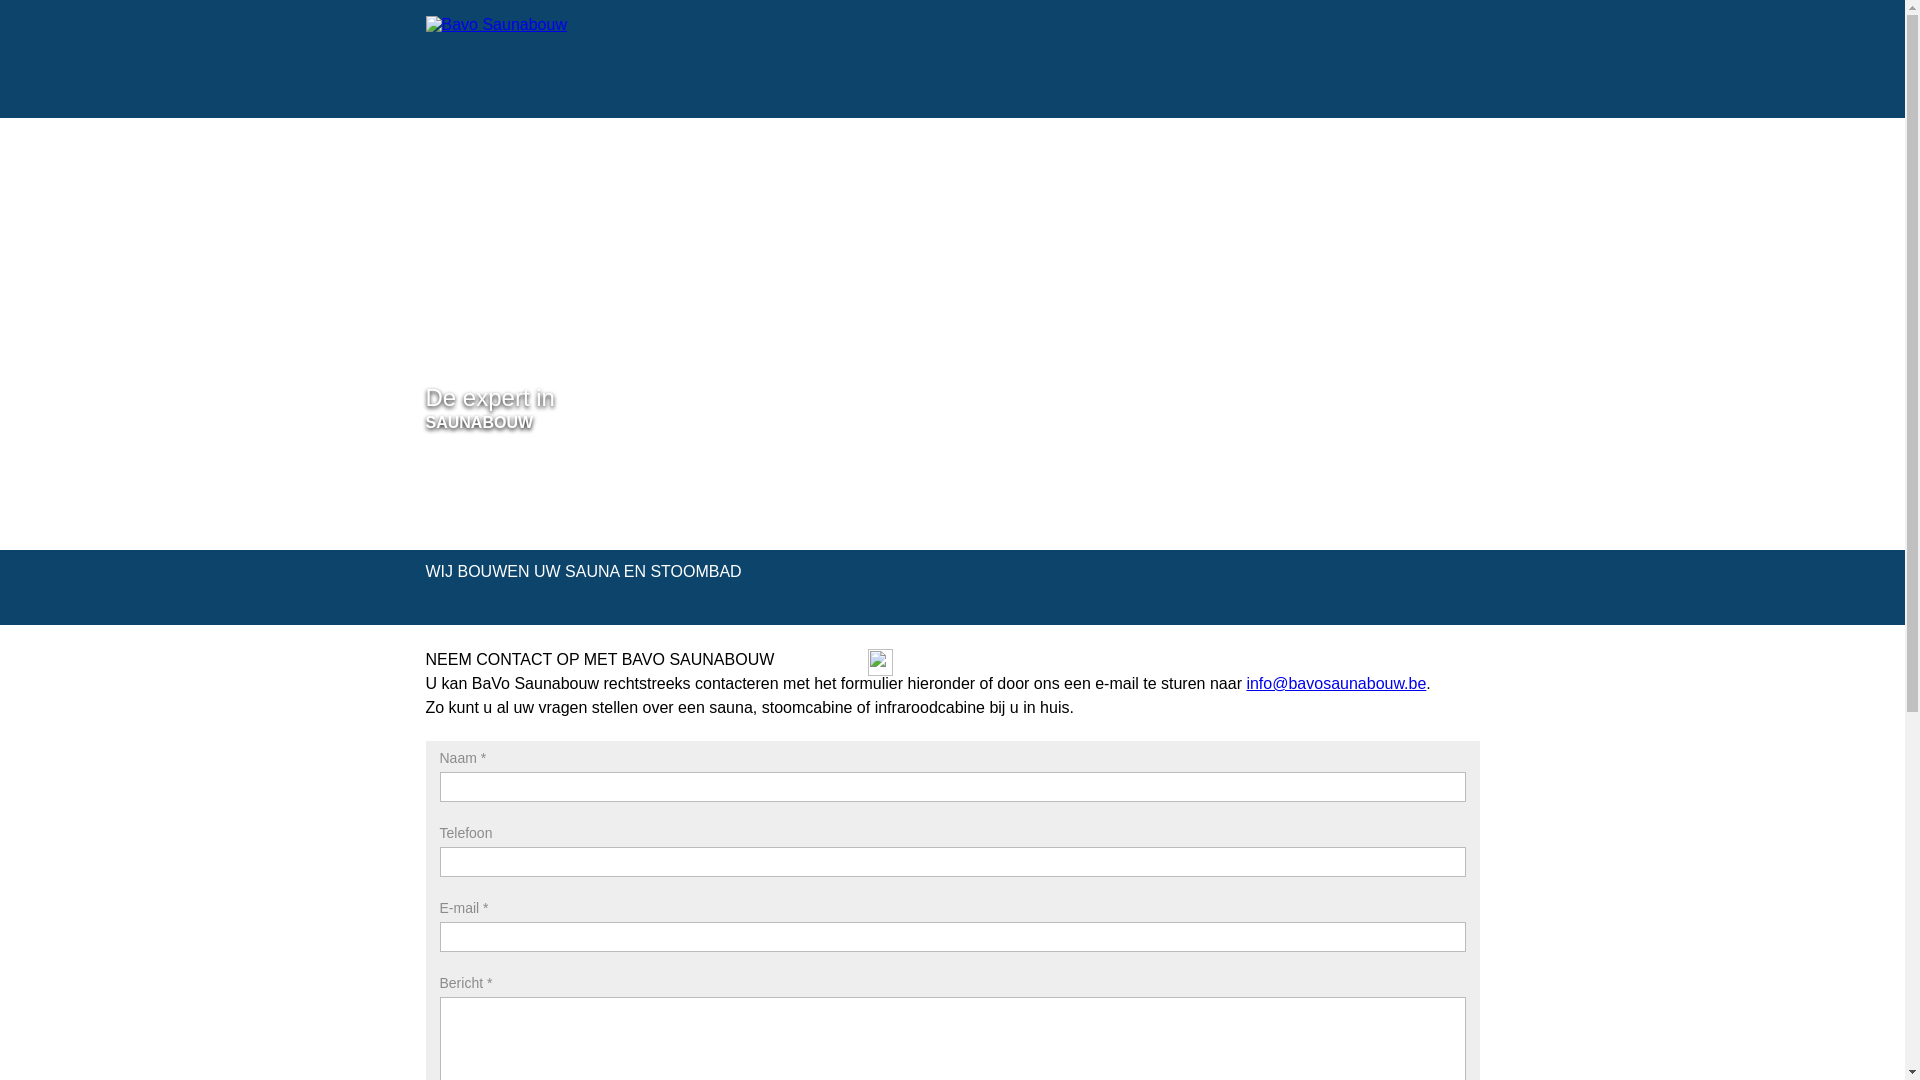 This screenshot has width=1920, height=1080. Describe the element at coordinates (1335, 682) in the screenshot. I see `'info@bavosaunabouw.be'` at that location.